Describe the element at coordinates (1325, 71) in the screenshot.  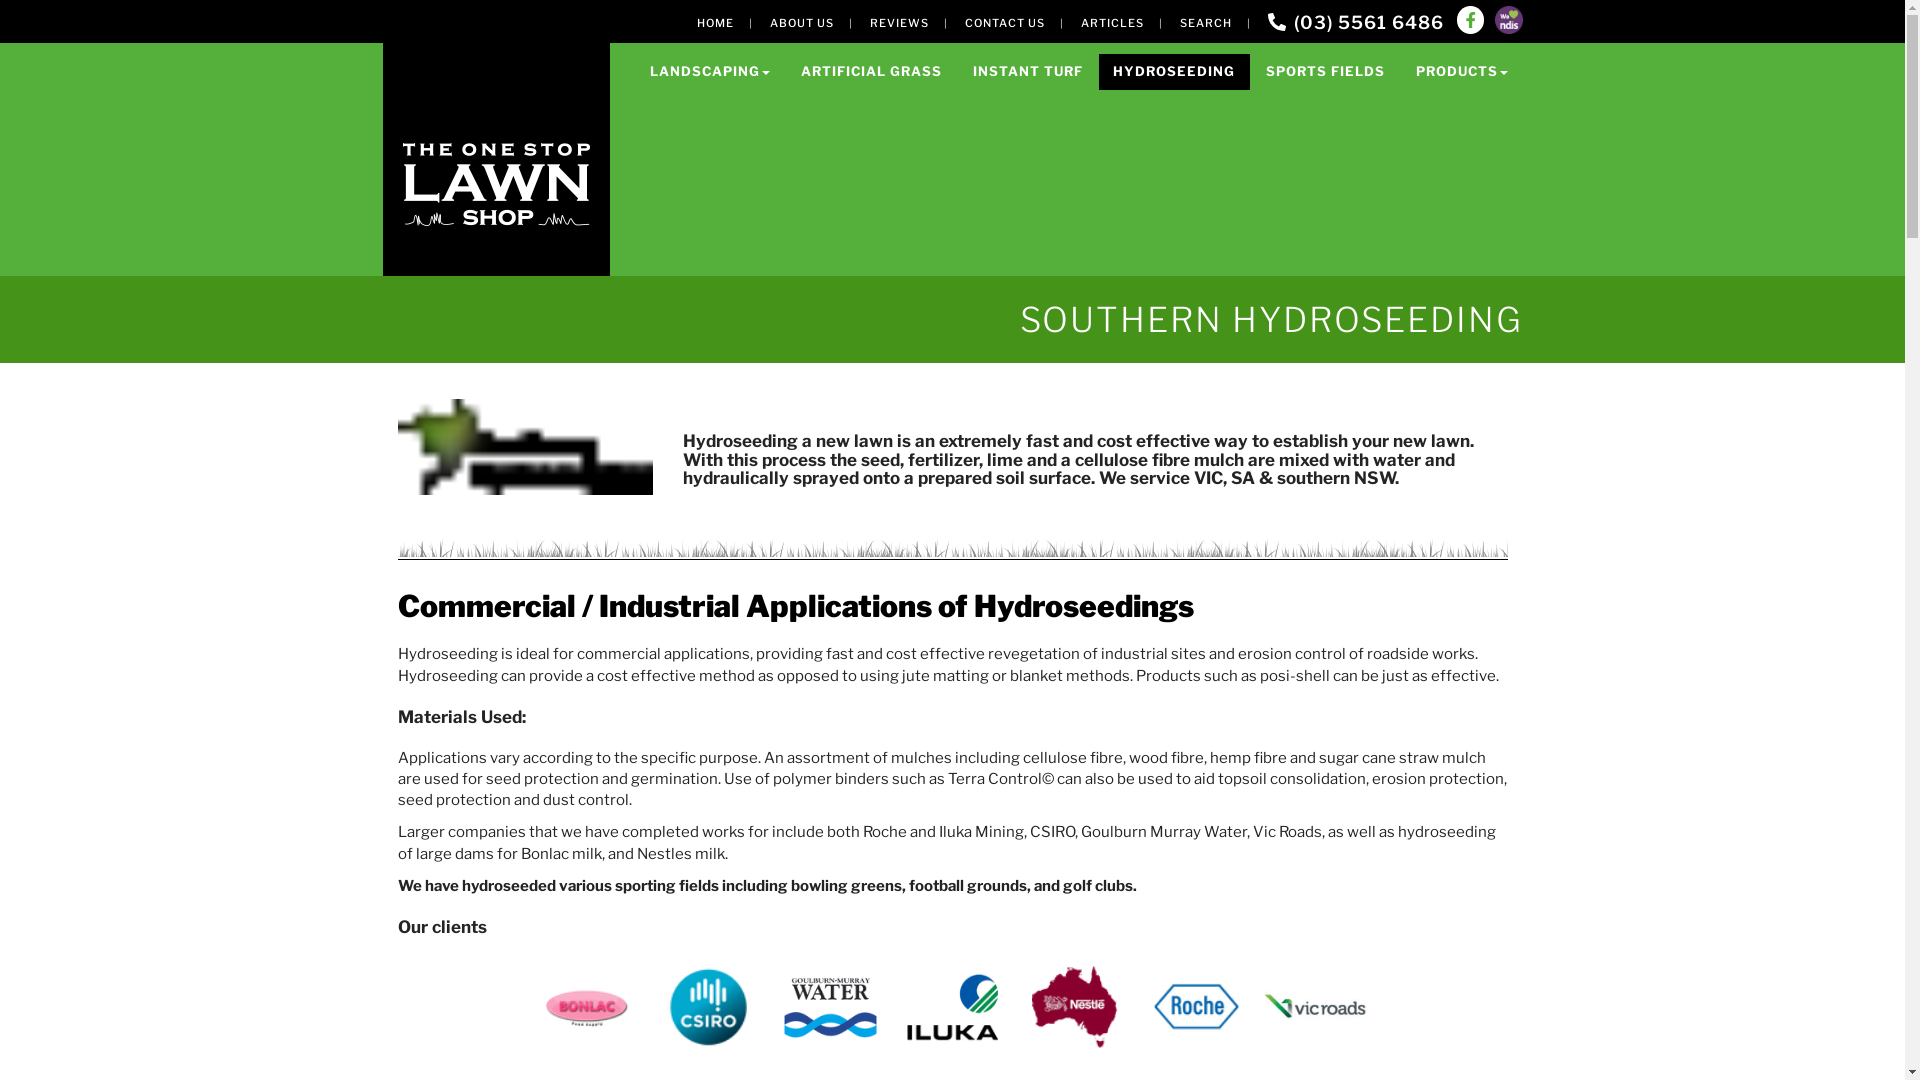
I see `'SPORTS FIELDS'` at that location.